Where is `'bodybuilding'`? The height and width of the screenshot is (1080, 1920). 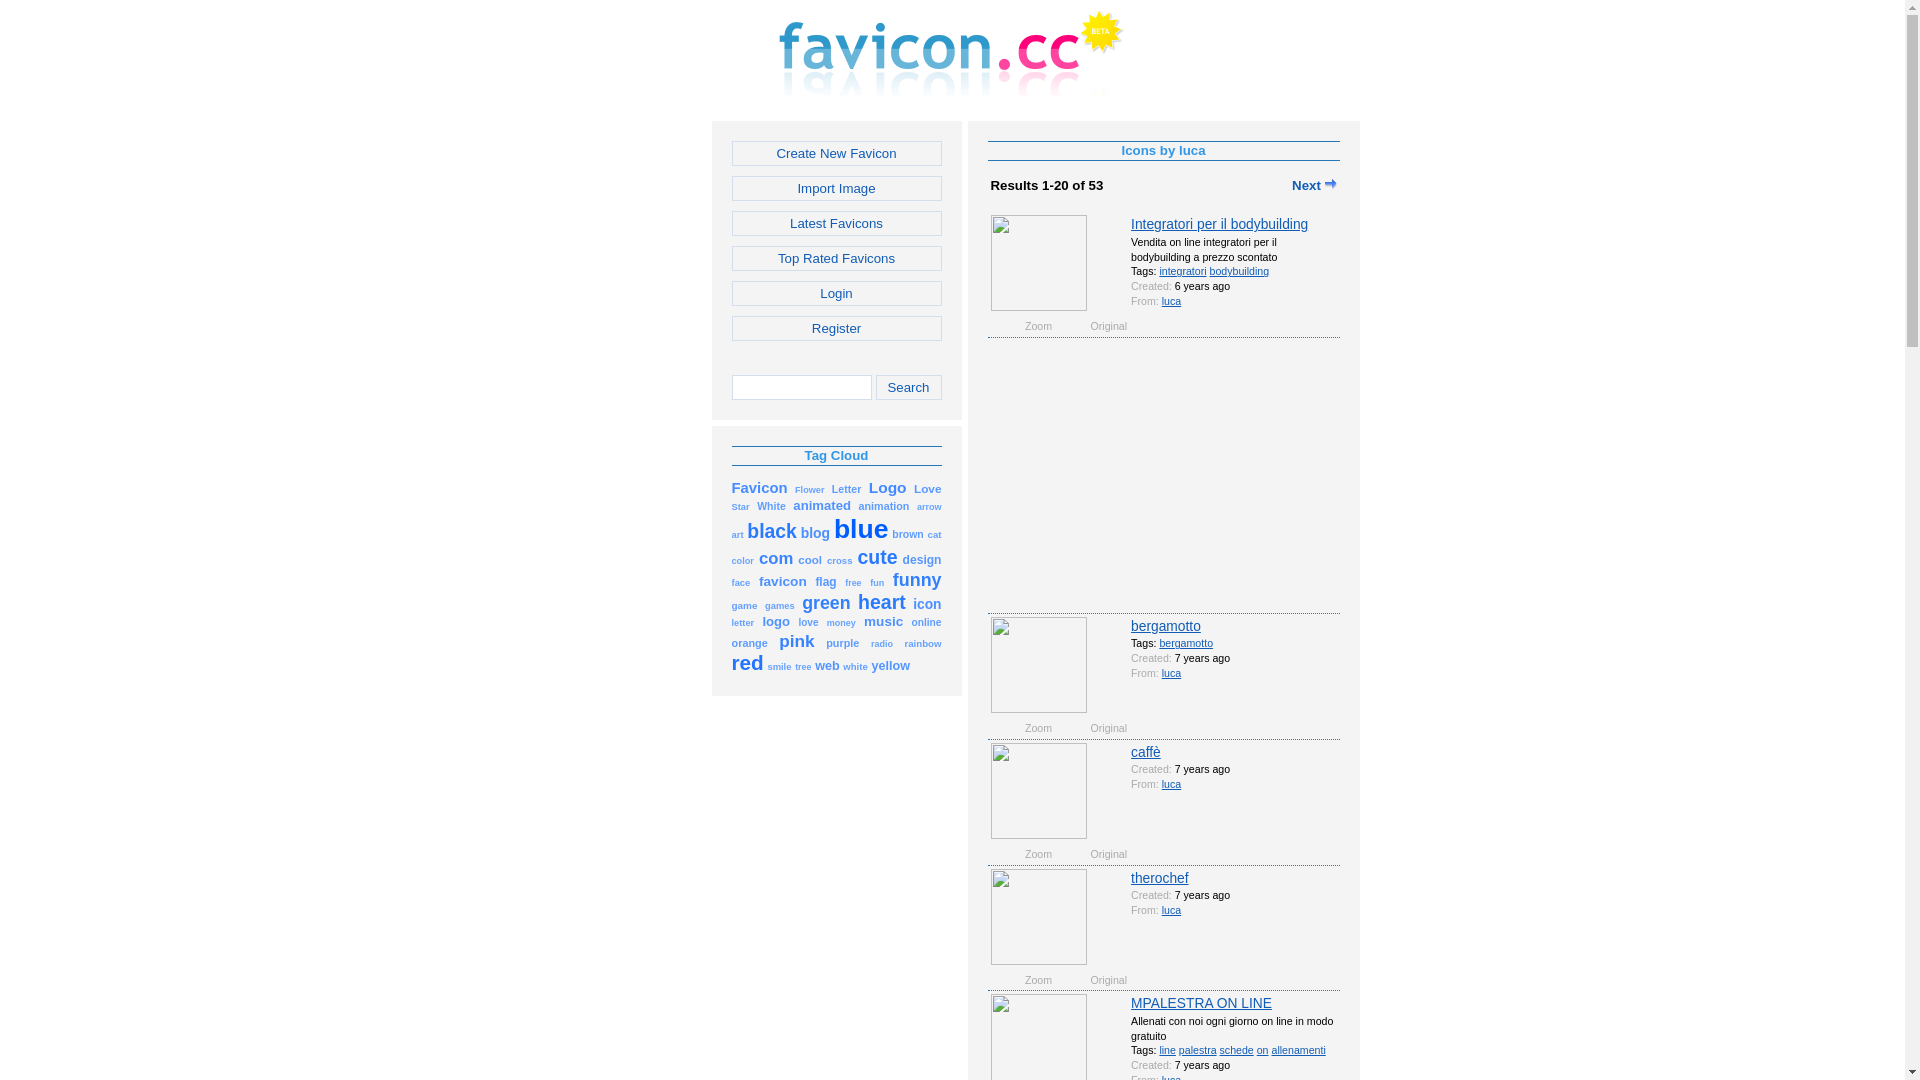
'bodybuilding' is located at coordinates (1238, 270).